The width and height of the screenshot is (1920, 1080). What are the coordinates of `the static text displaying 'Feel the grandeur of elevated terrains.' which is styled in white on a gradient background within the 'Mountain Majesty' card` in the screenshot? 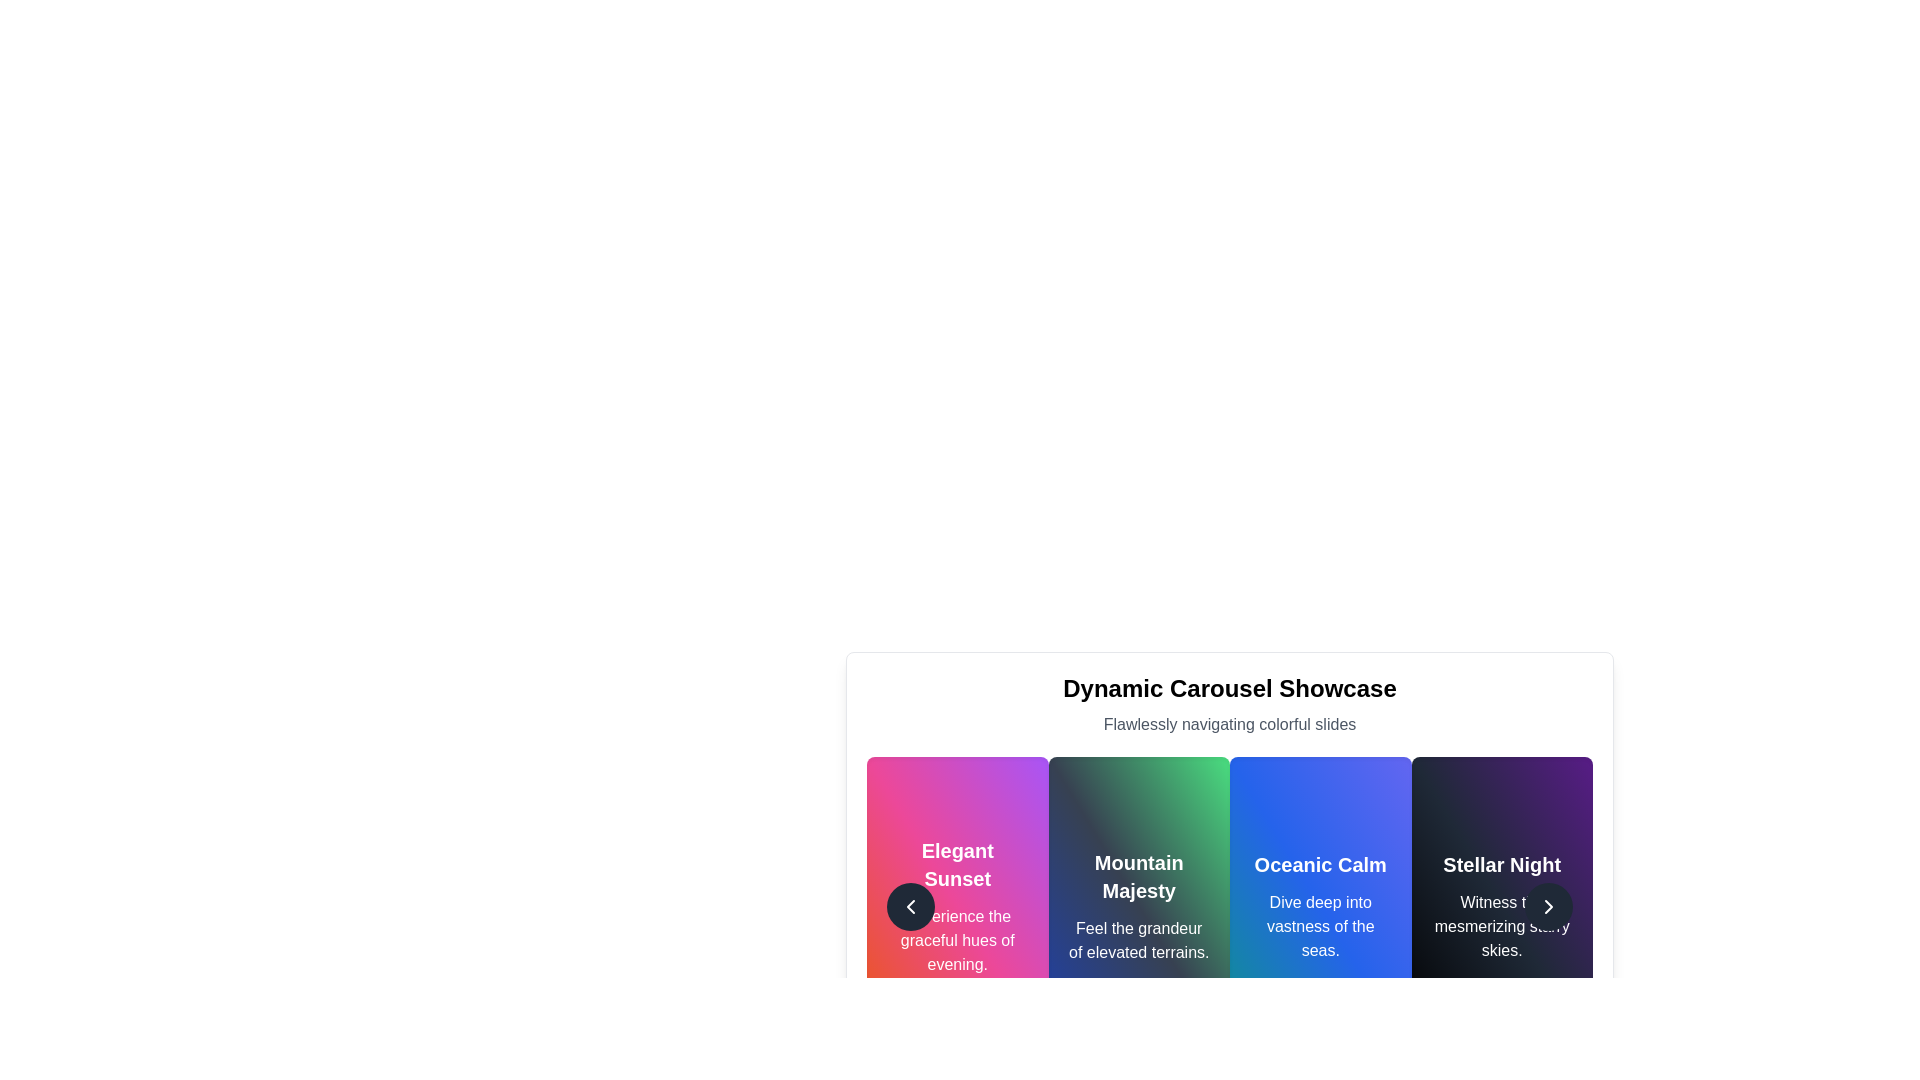 It's located at (1139, 941).